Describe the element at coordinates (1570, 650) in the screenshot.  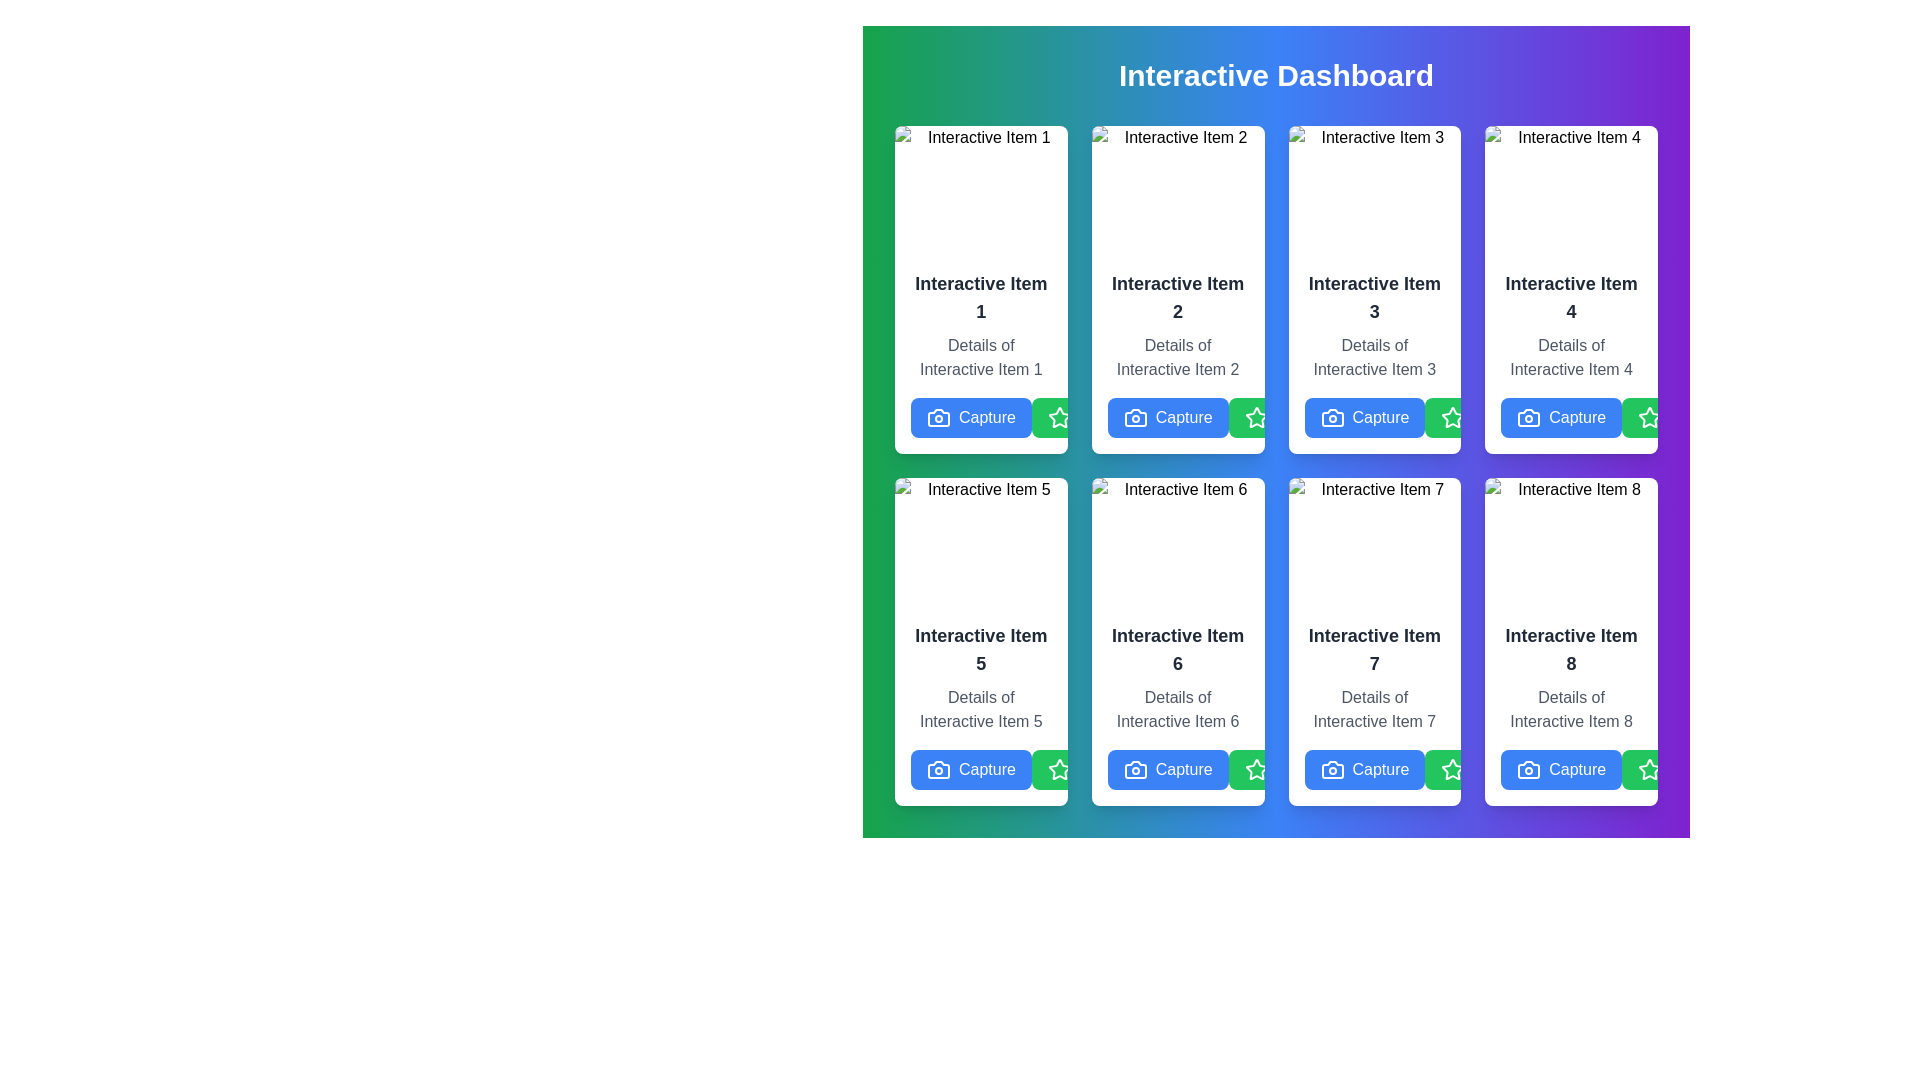
I see `the primary heading text label positioned at the center-top of the card in the last column and second row of the grid layout` at that location.